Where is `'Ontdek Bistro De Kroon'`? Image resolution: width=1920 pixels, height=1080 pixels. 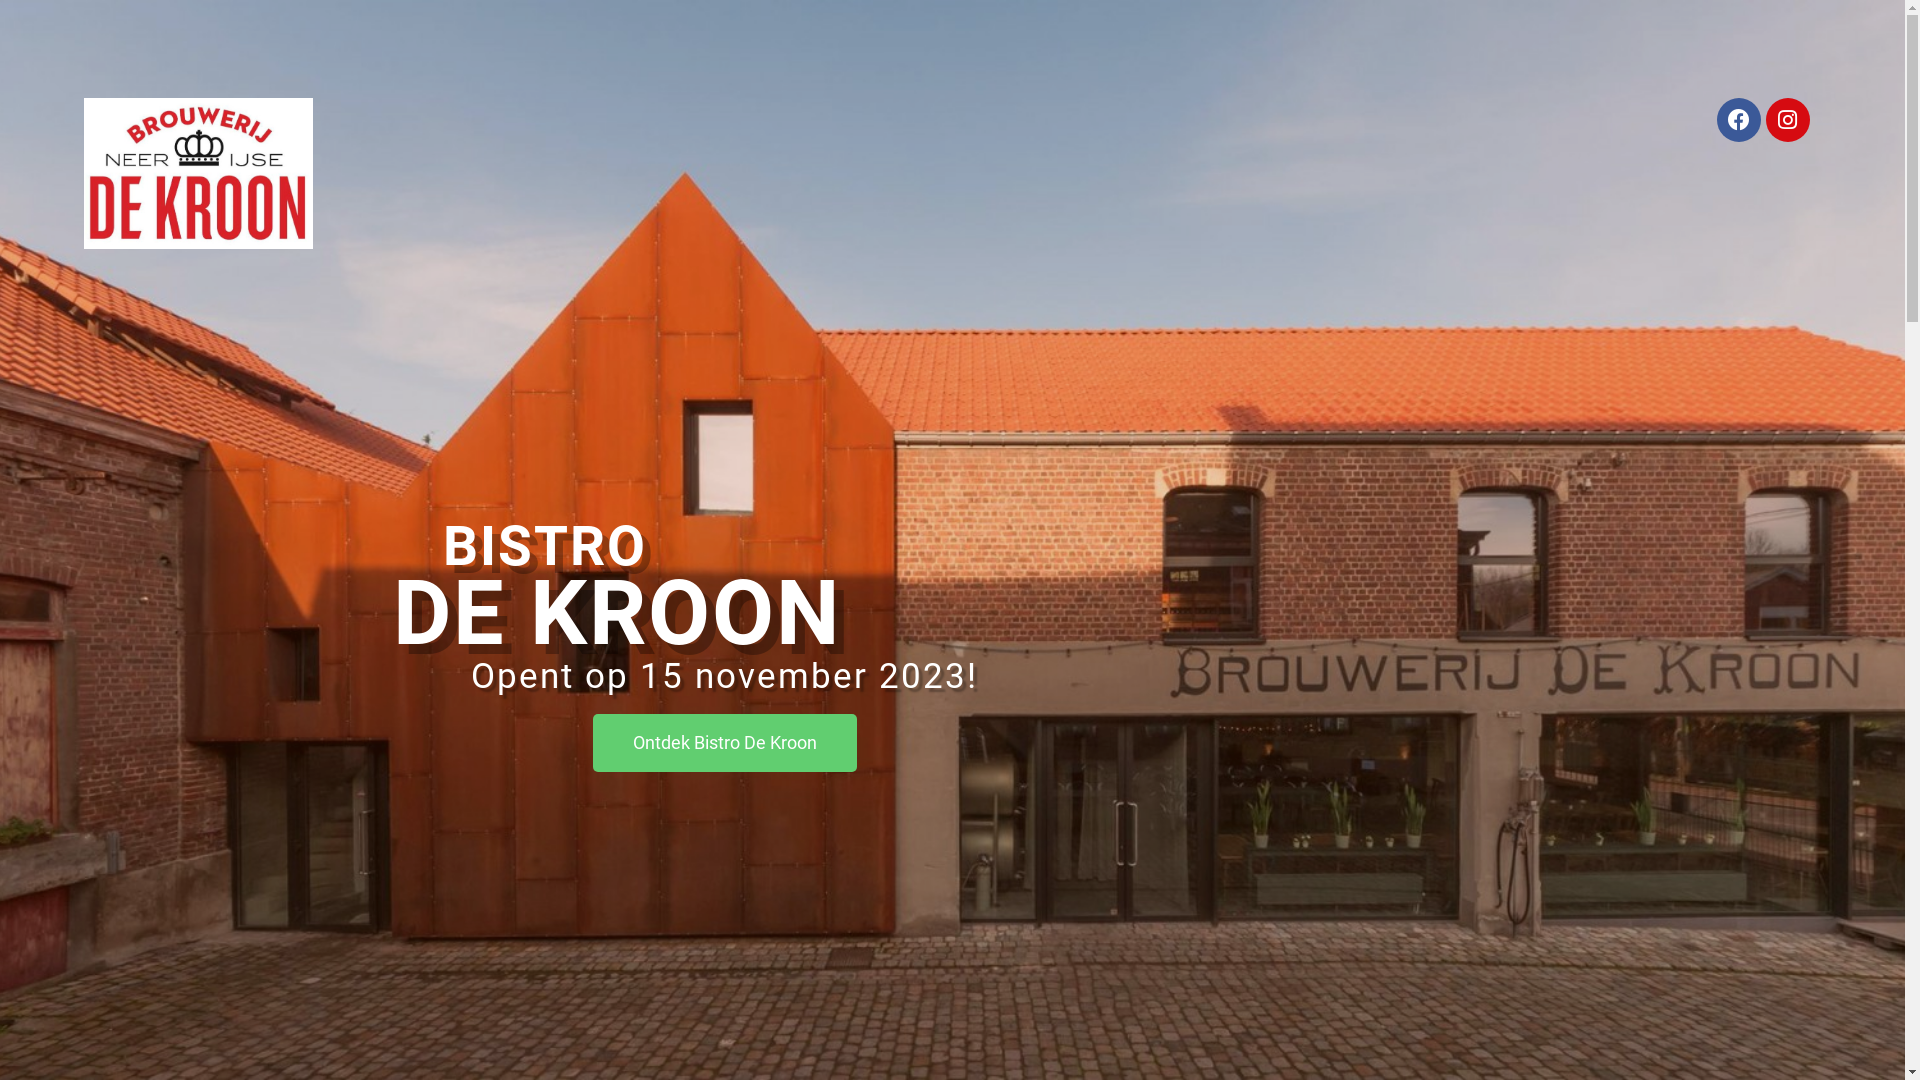 'Ontdek Bistro De Kroon' is located at coordinates (723, 743).